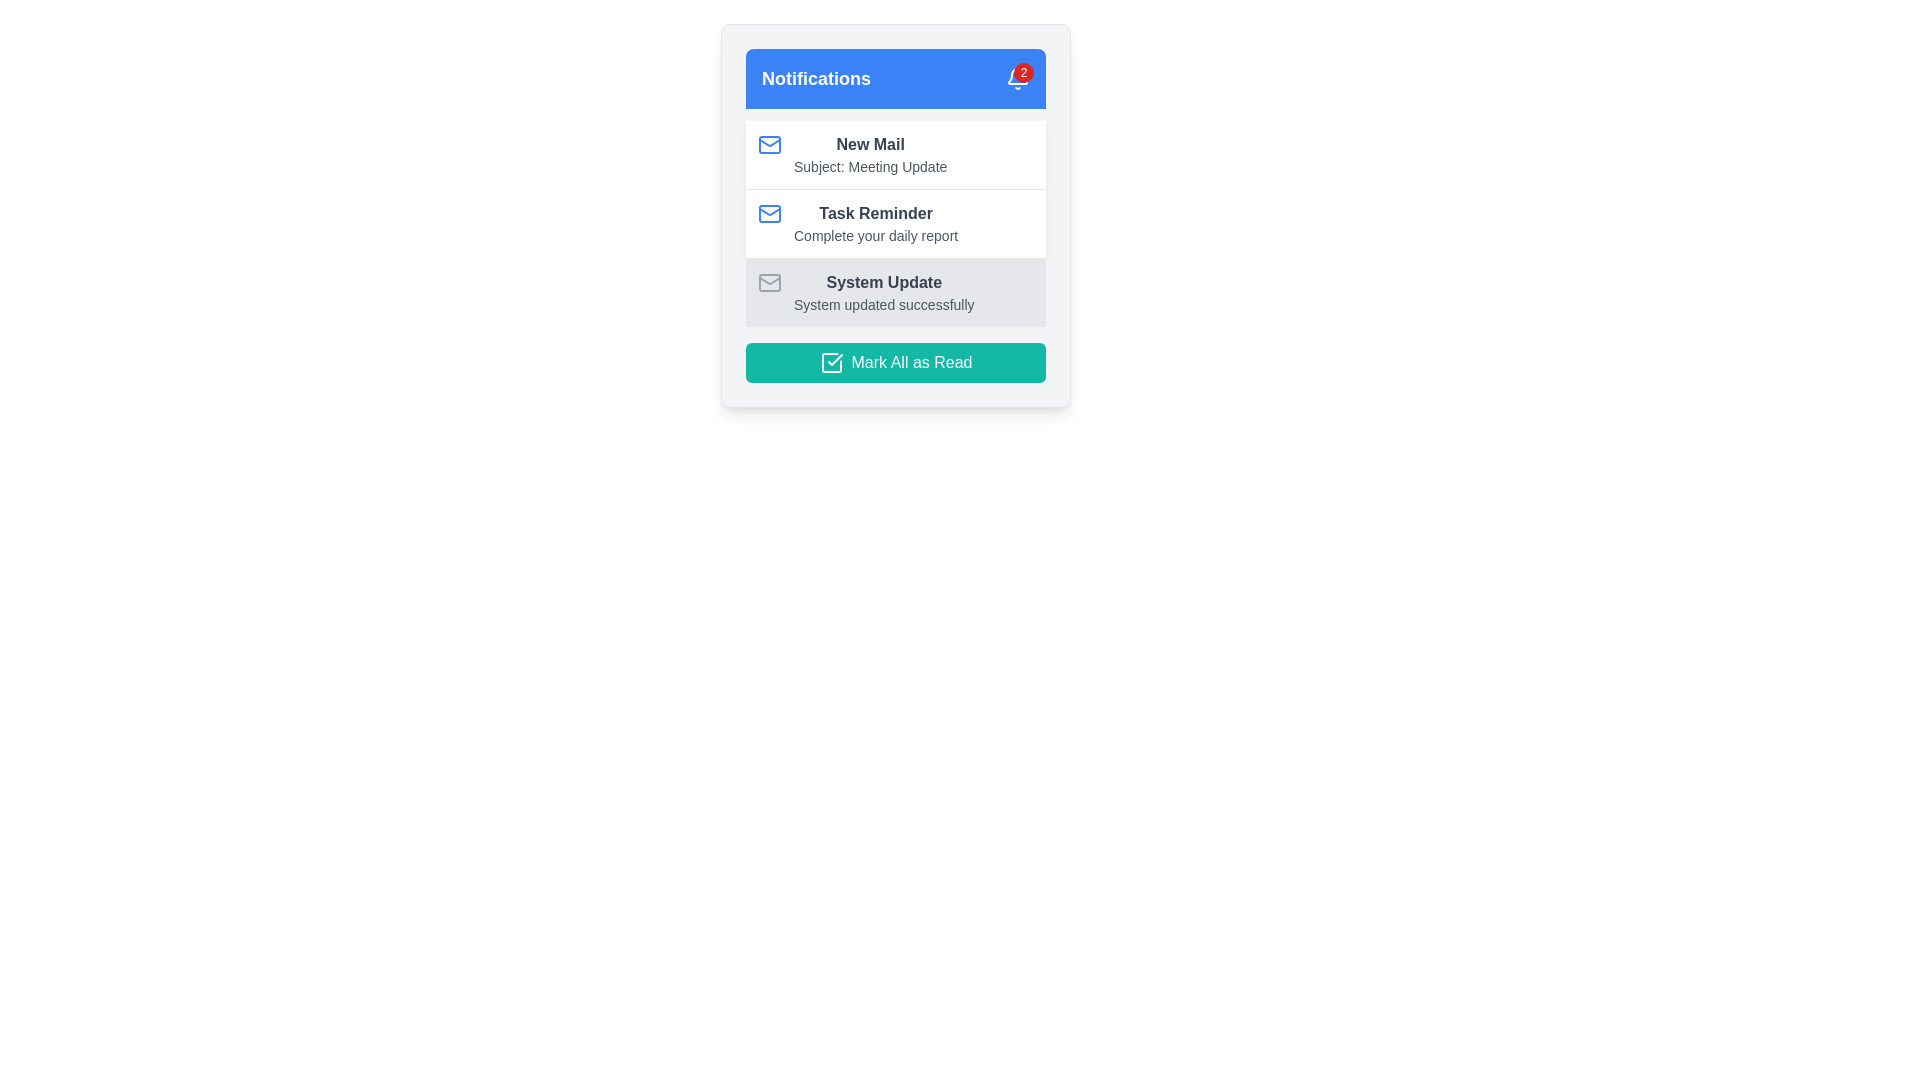 This screenshot has width=1920, height=1080. I want to click on the icon located on the left side of the 'Mark All as Read' button, which indicates its functionality to mark items as read, so click(831, 362).